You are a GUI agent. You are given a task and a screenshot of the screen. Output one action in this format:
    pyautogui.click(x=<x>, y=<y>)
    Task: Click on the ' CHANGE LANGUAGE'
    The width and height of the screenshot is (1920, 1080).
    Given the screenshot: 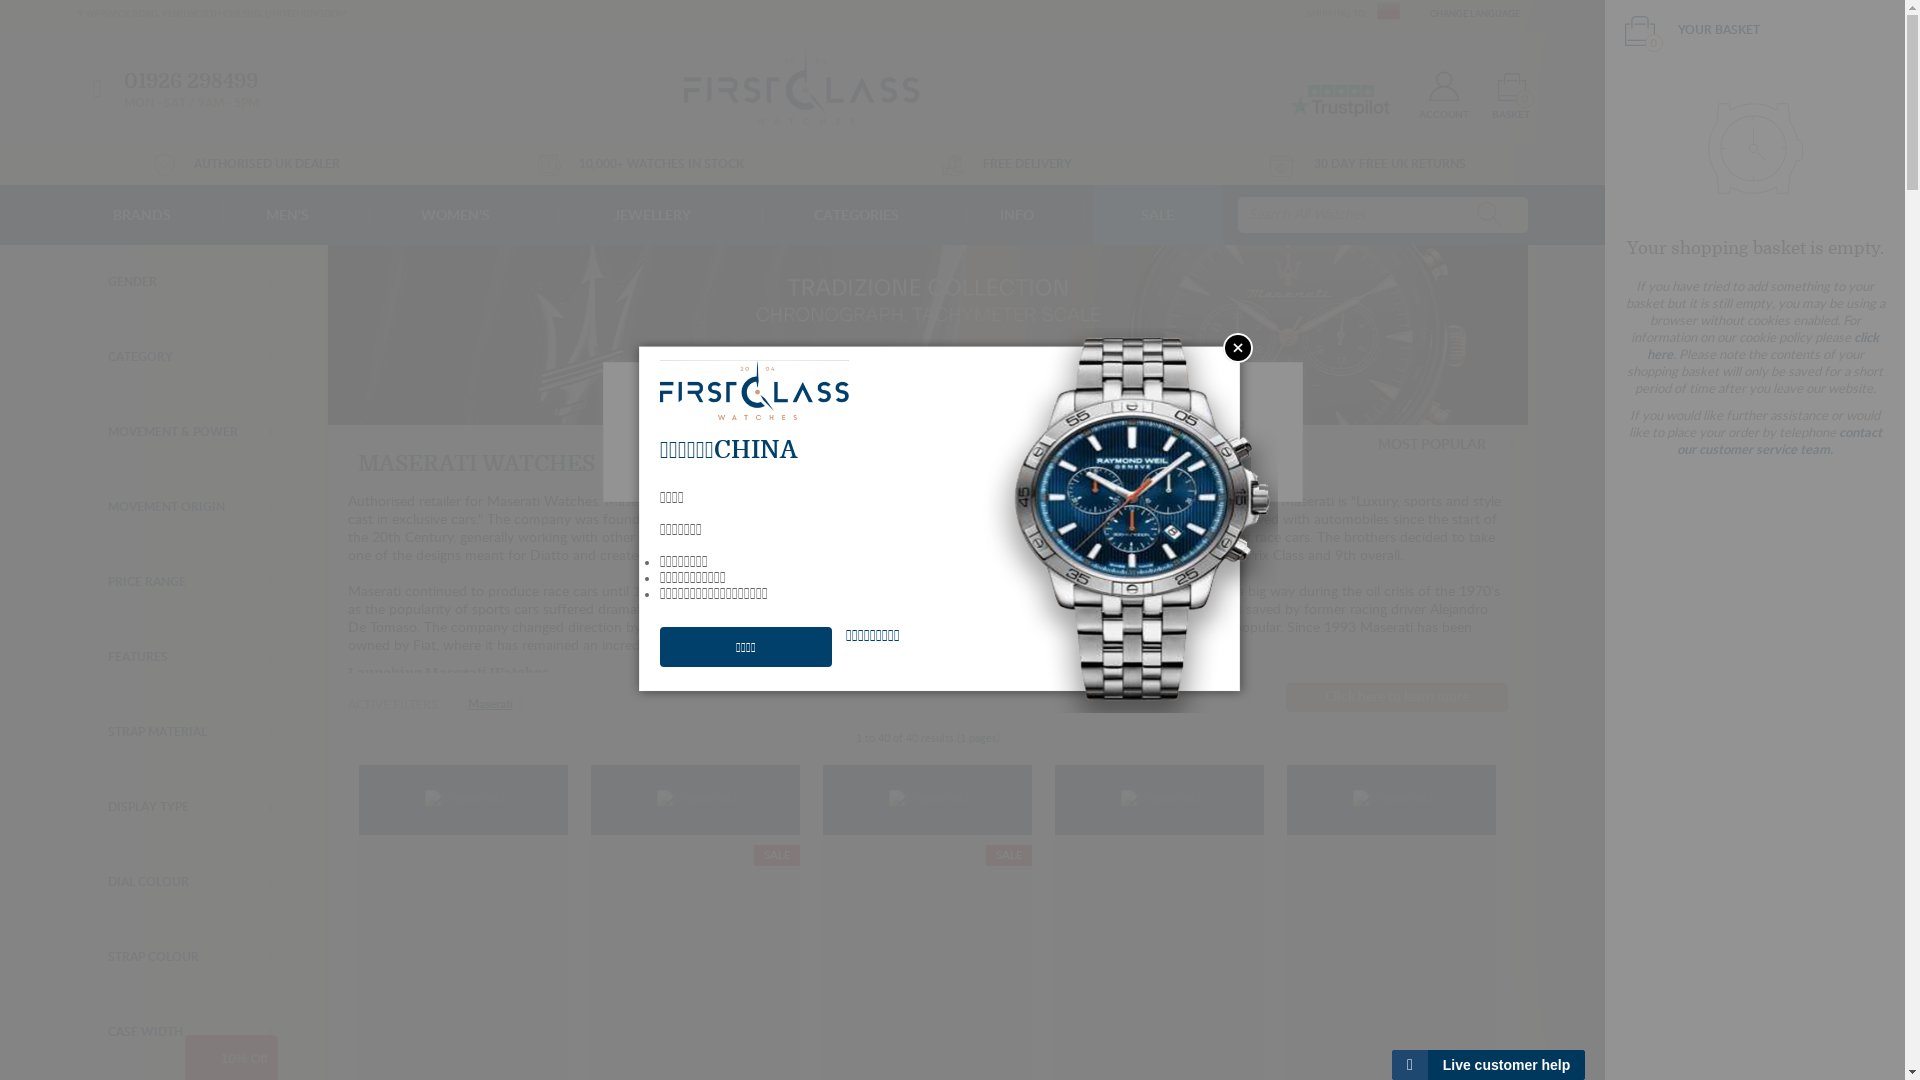 What is the action you would take?
    pyautogui.click(x=1473, y=15)
    